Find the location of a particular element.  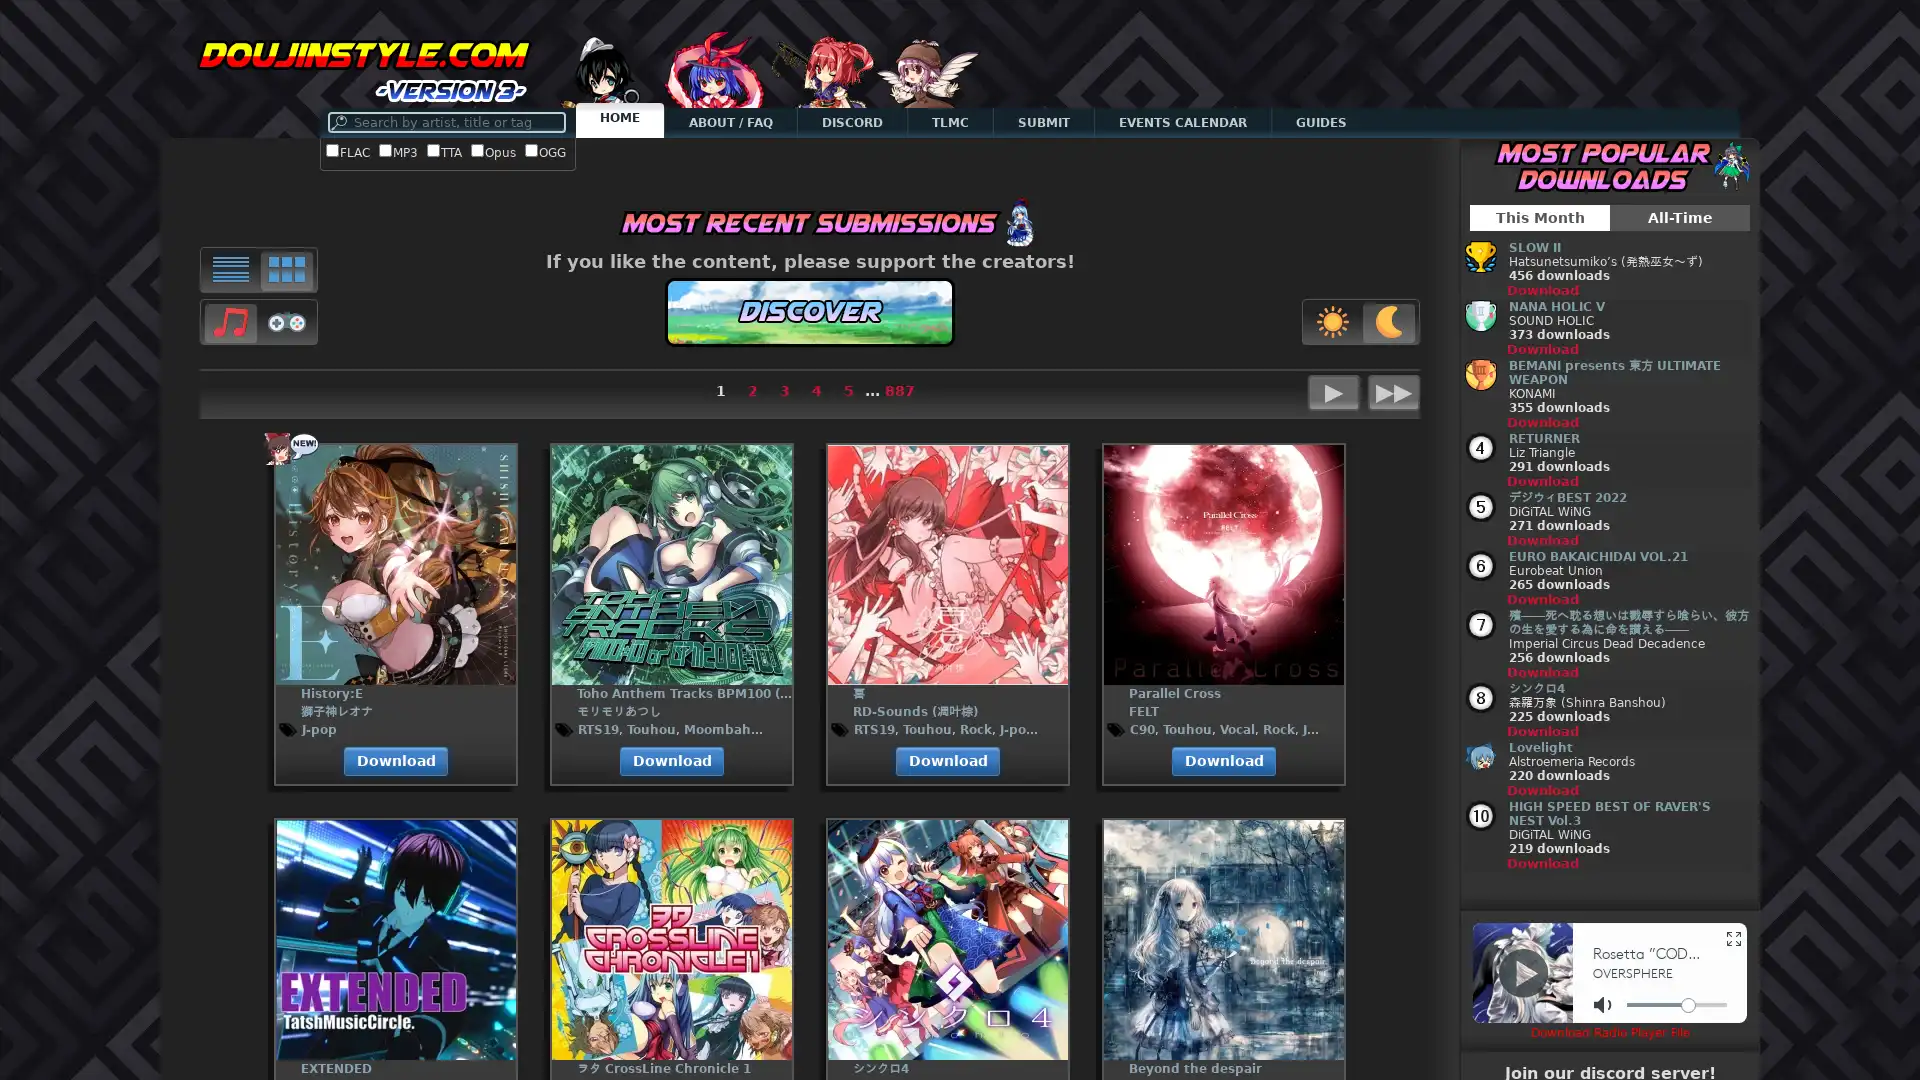

Download is located at coordinates (1541, 348).